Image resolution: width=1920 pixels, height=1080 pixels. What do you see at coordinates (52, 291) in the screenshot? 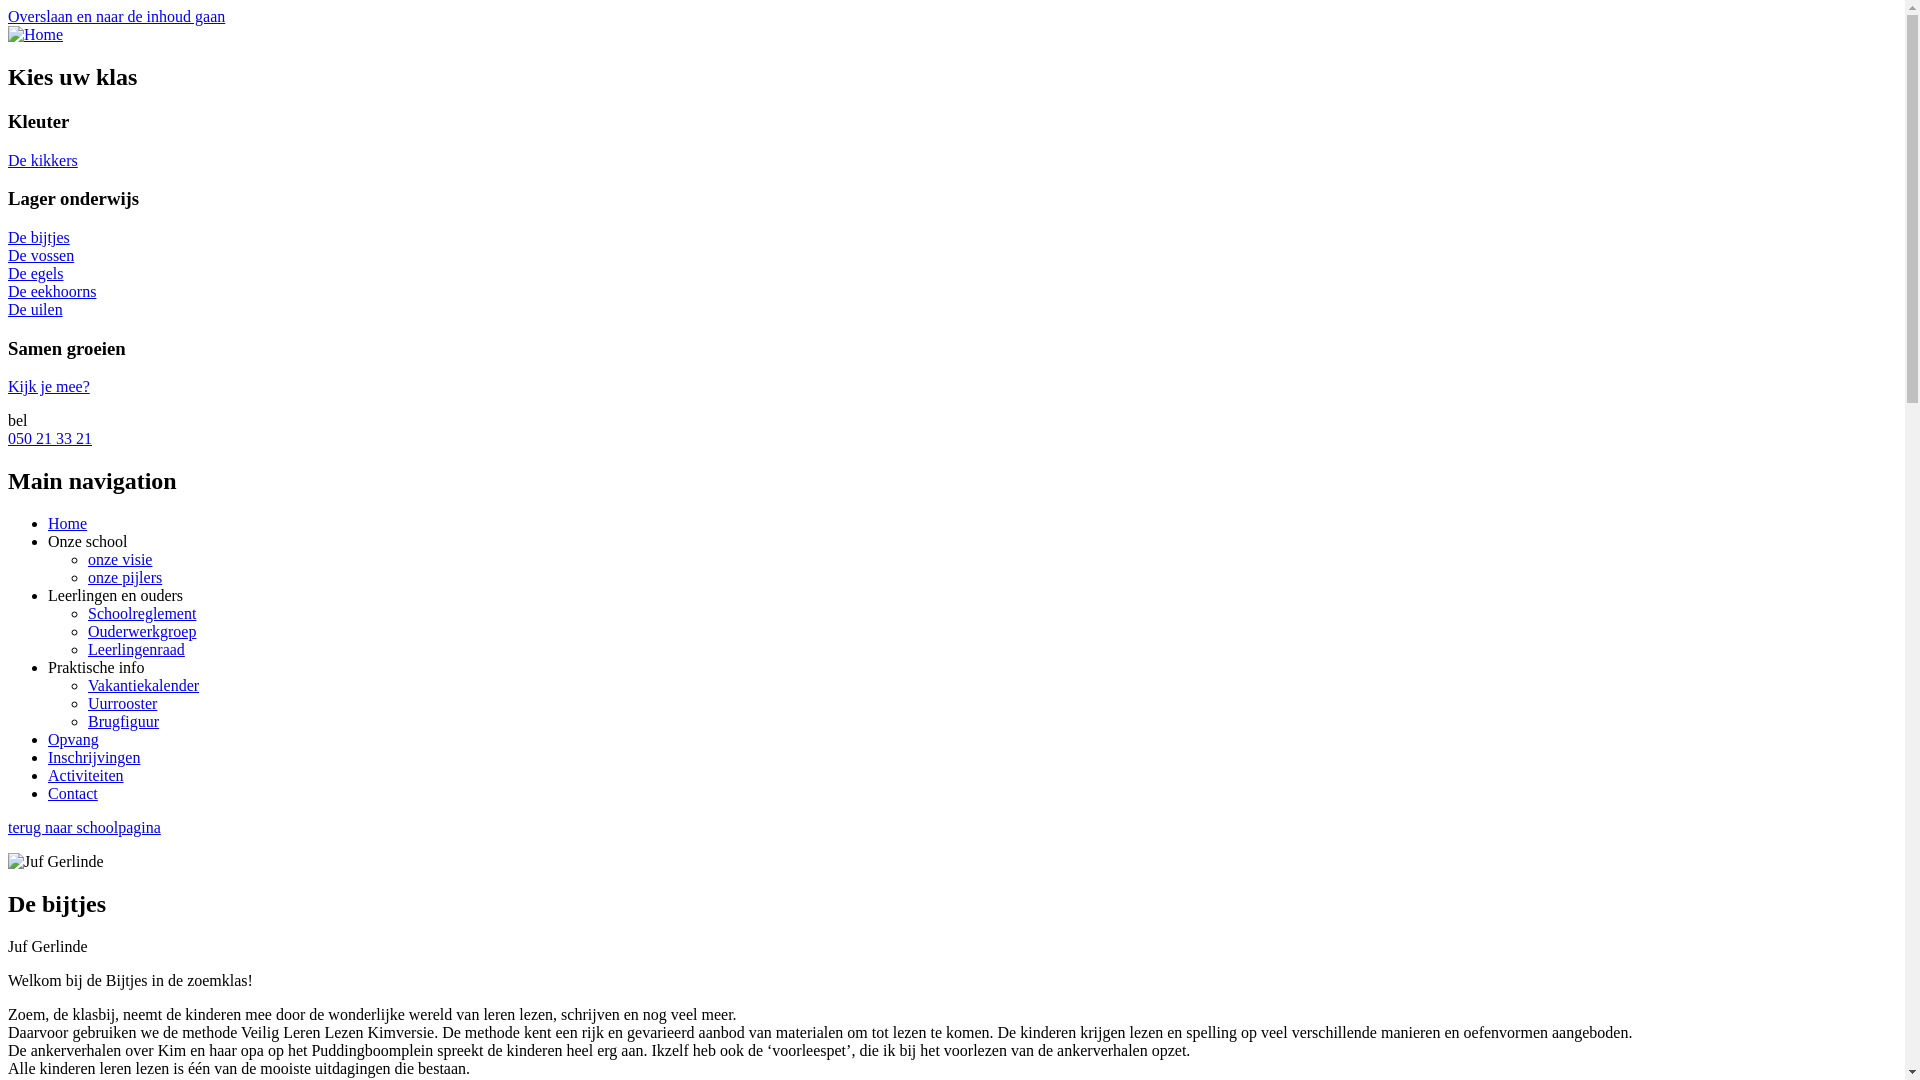
I see `'De eekhoorns'` at bounding box center [52, 291].